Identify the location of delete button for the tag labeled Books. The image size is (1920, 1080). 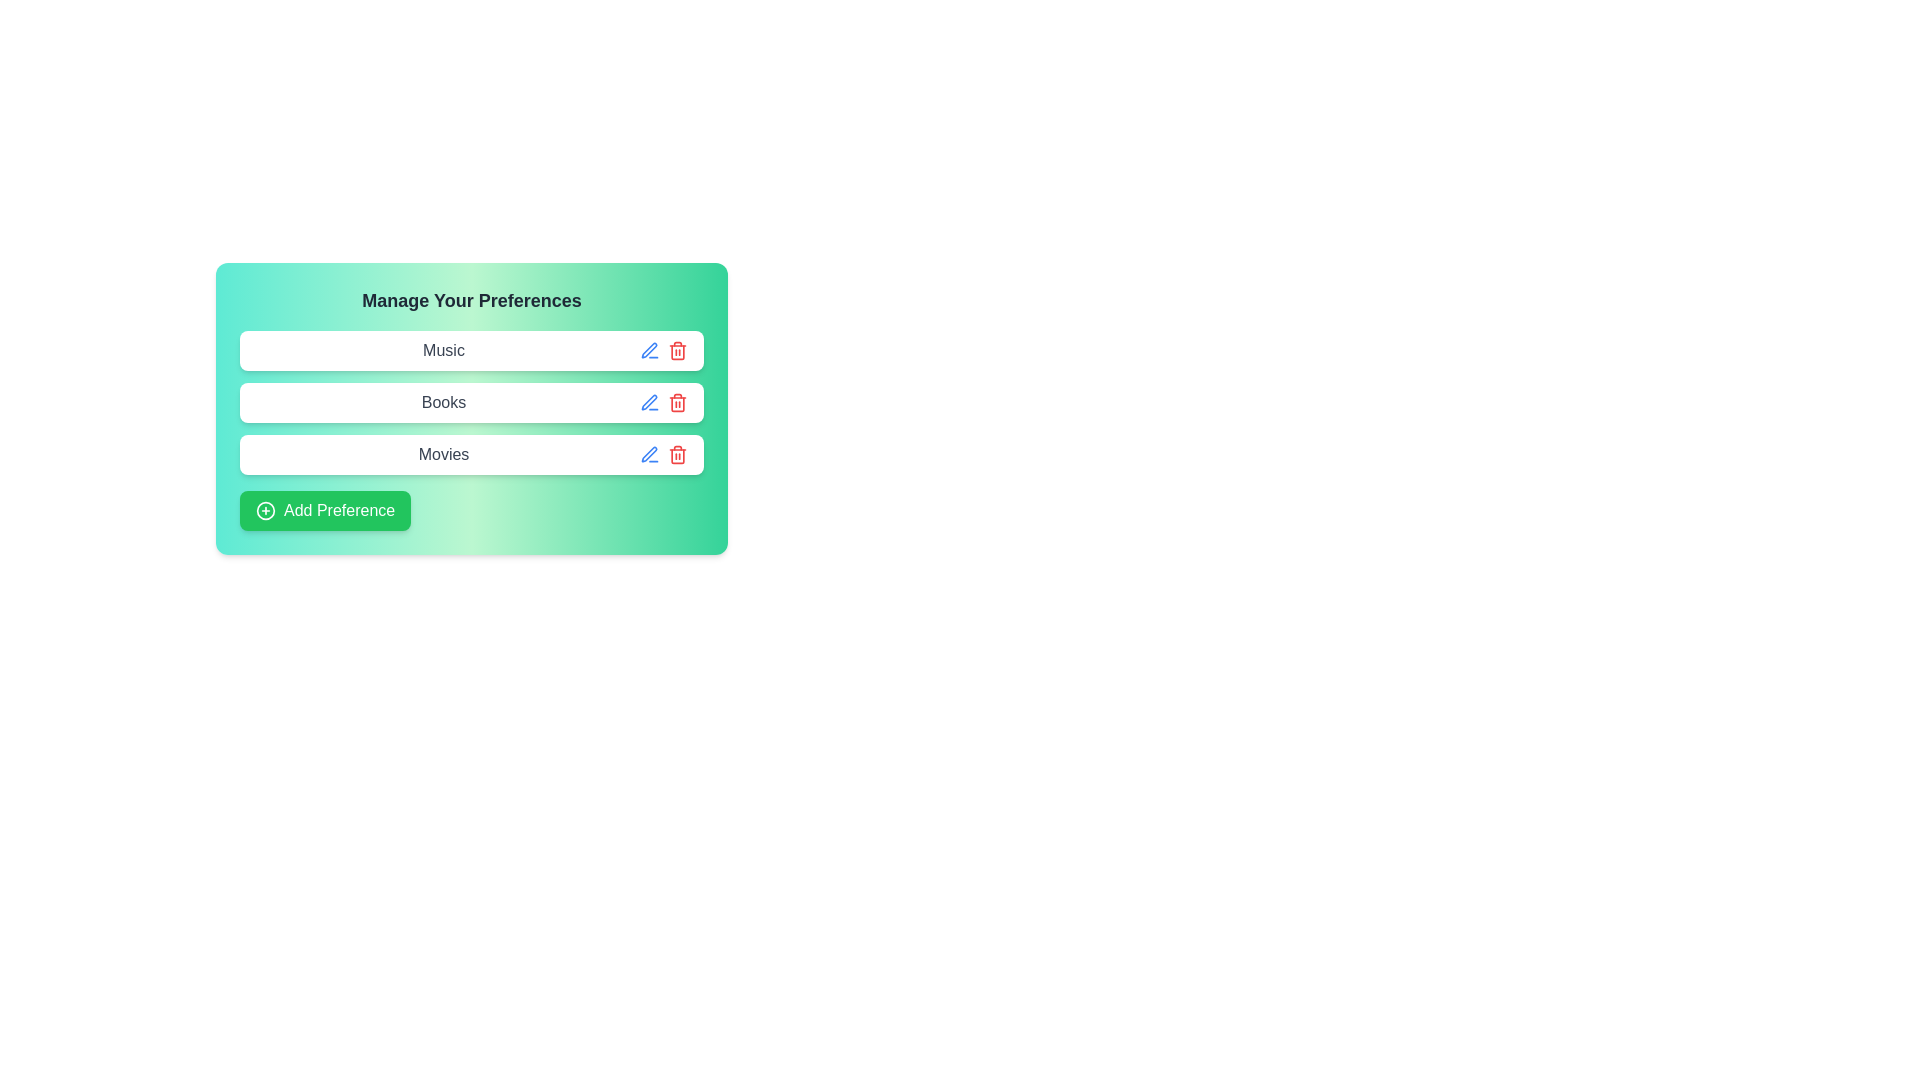
(677, 402).